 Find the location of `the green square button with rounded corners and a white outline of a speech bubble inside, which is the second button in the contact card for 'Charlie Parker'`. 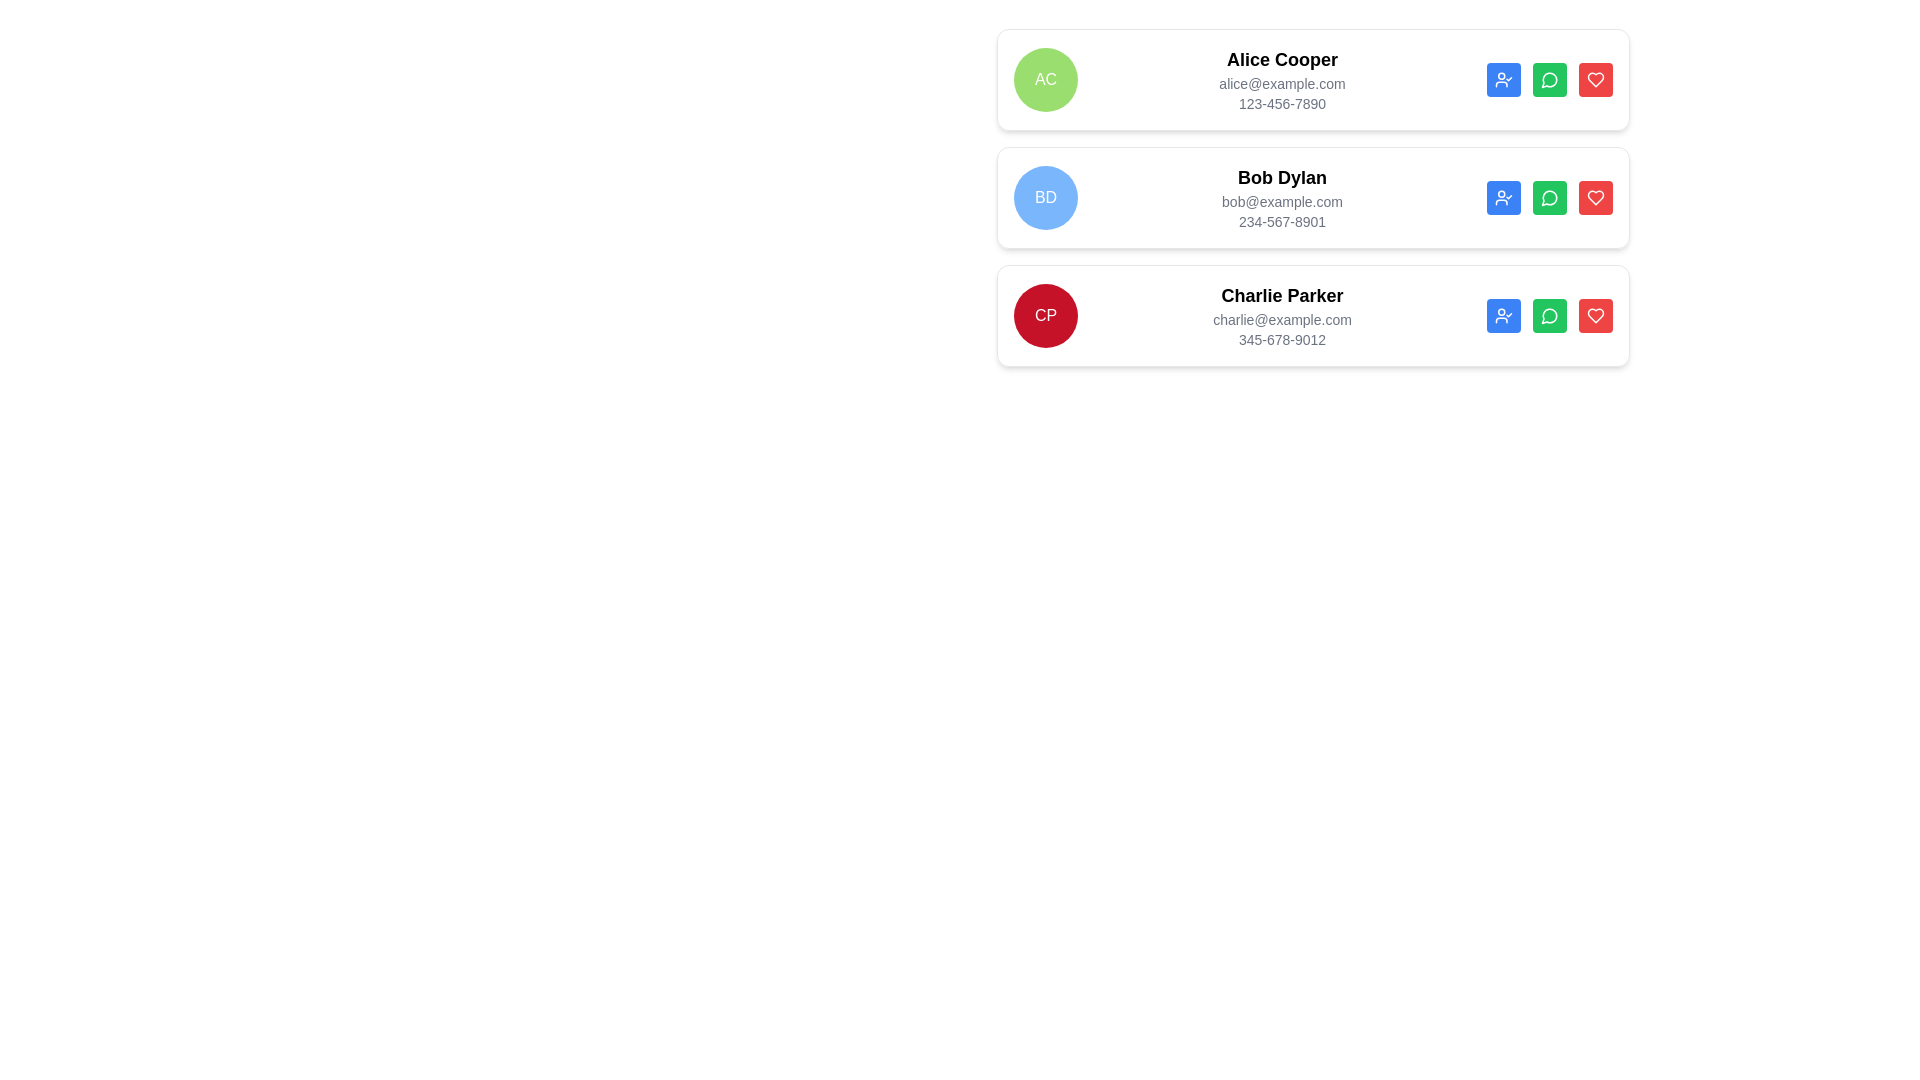

the green square button with rounded corners and a white outline of a speech bubble inside, which is the second button in the contact card for 'Charlie Parker' is located at coordinates (1549, 315).